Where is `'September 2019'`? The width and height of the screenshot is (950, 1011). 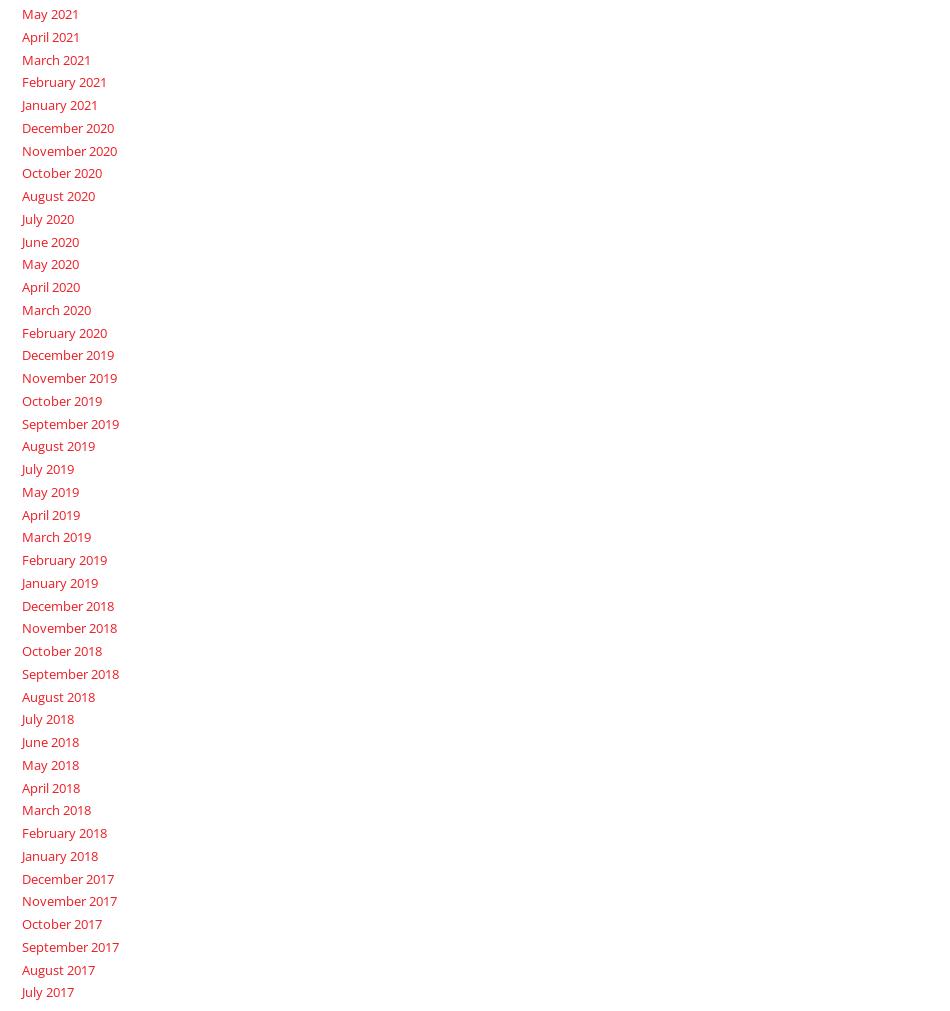
'September 2019' is located at coordinates (69, 422).